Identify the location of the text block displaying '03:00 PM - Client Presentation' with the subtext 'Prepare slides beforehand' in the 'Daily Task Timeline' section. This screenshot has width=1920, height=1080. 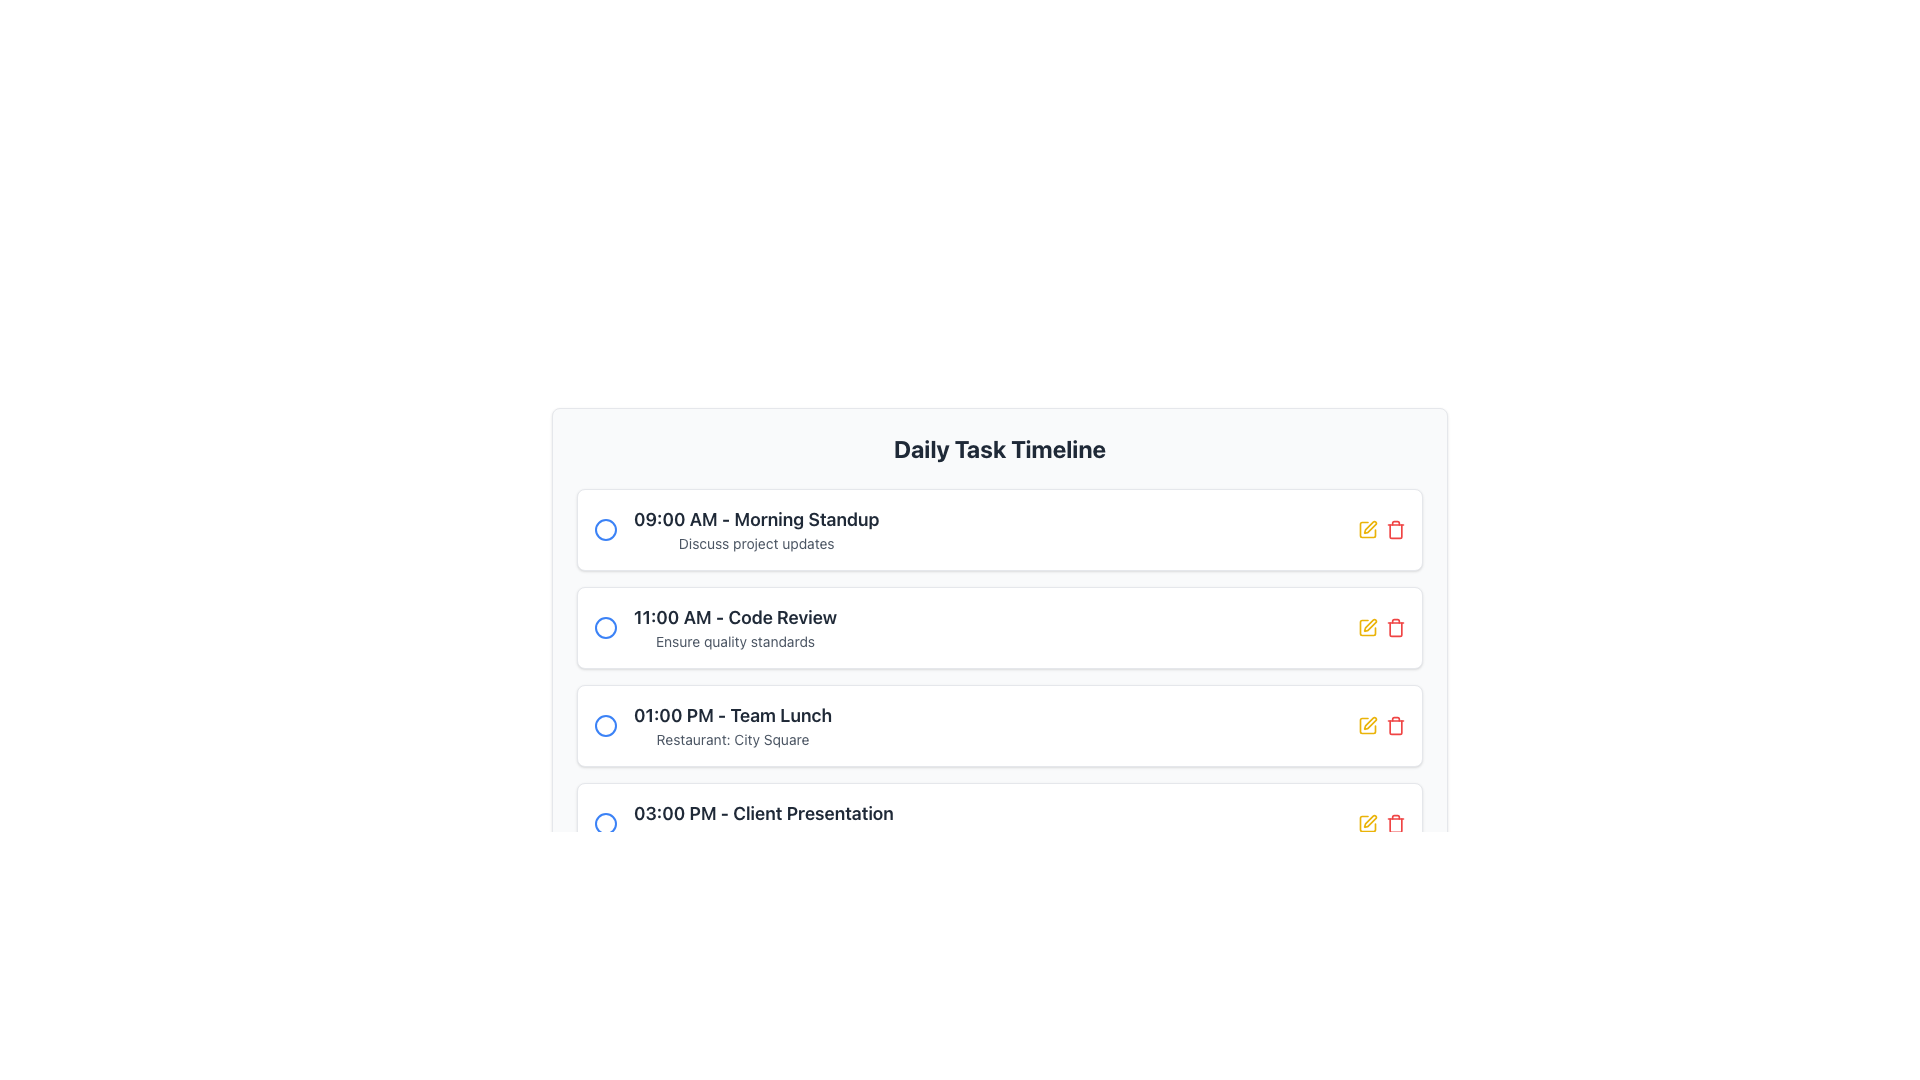
(762, 824).